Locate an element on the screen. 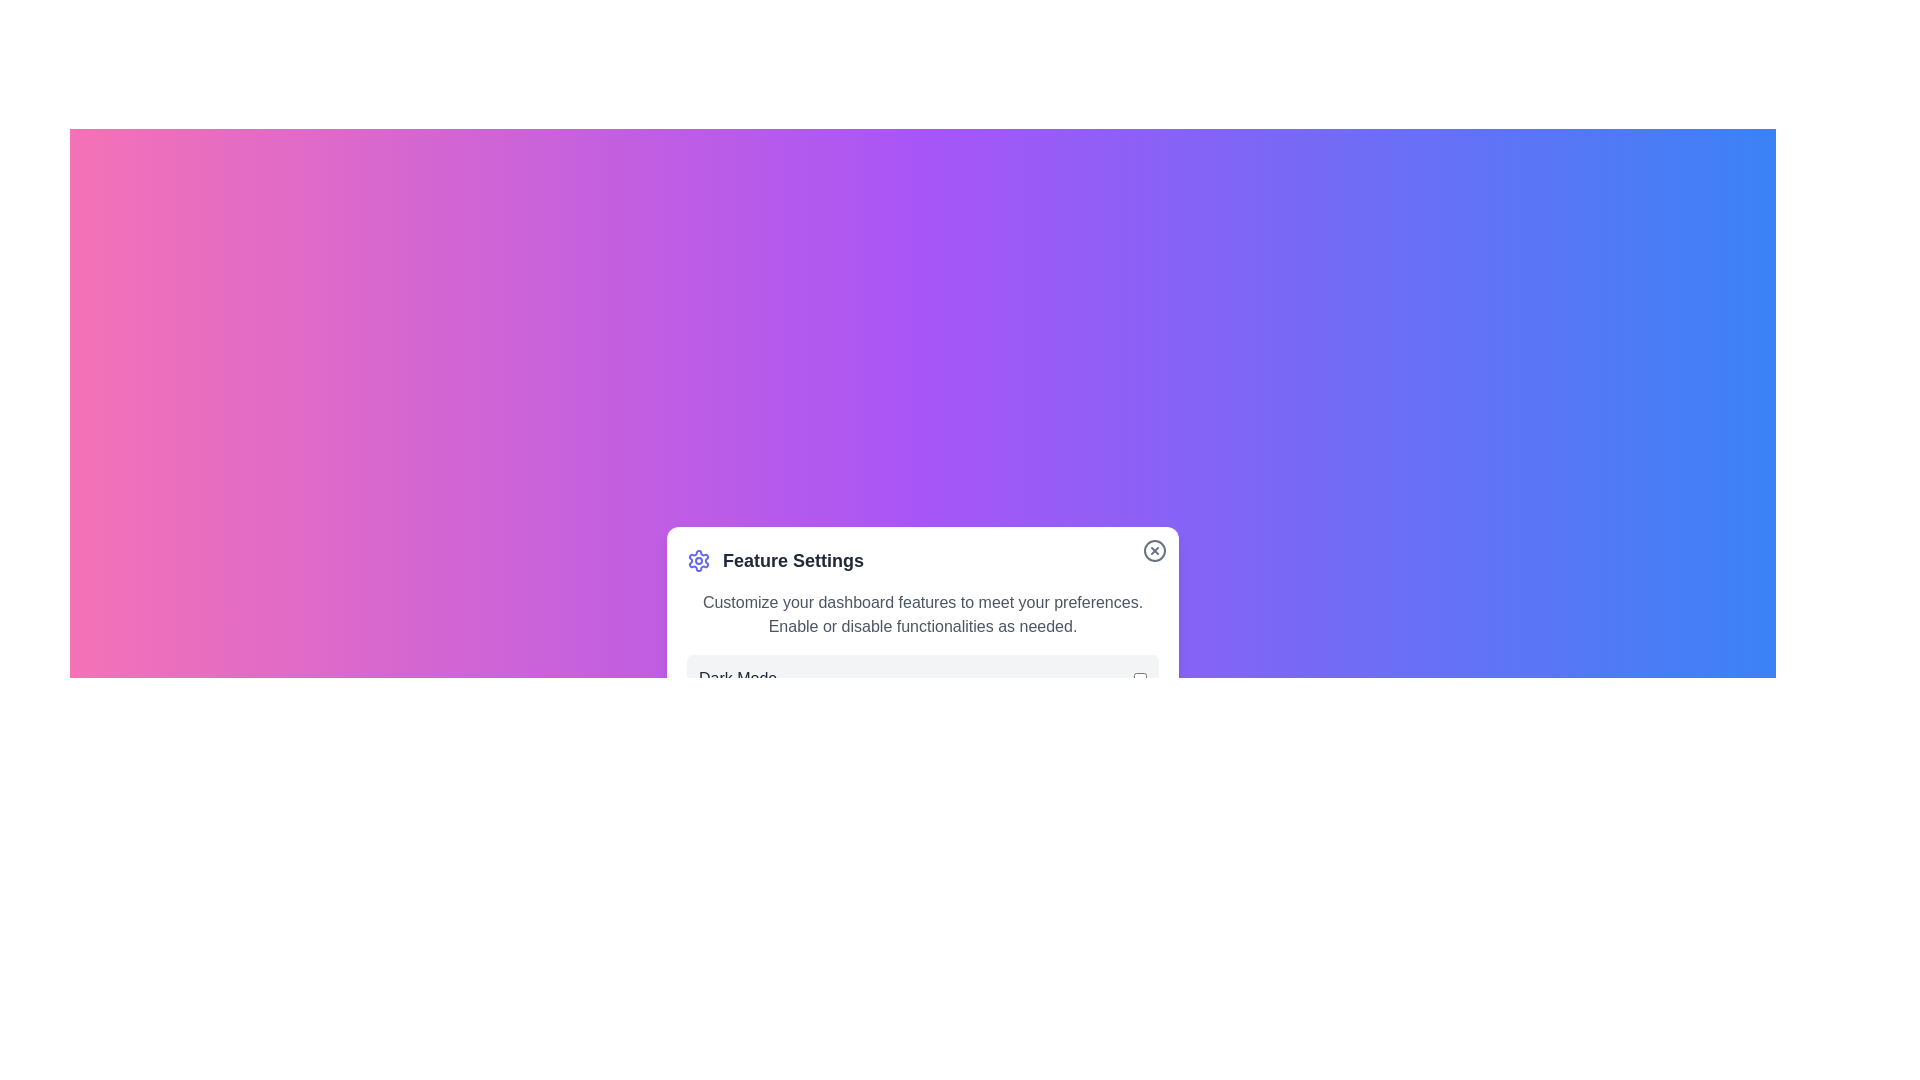 The width and height of the screenshot is (1920, 1080). the vibrant indigo cogwheel icon located to the immediate left of the 'Feature Settings' text is located at coordinates (699, 560).